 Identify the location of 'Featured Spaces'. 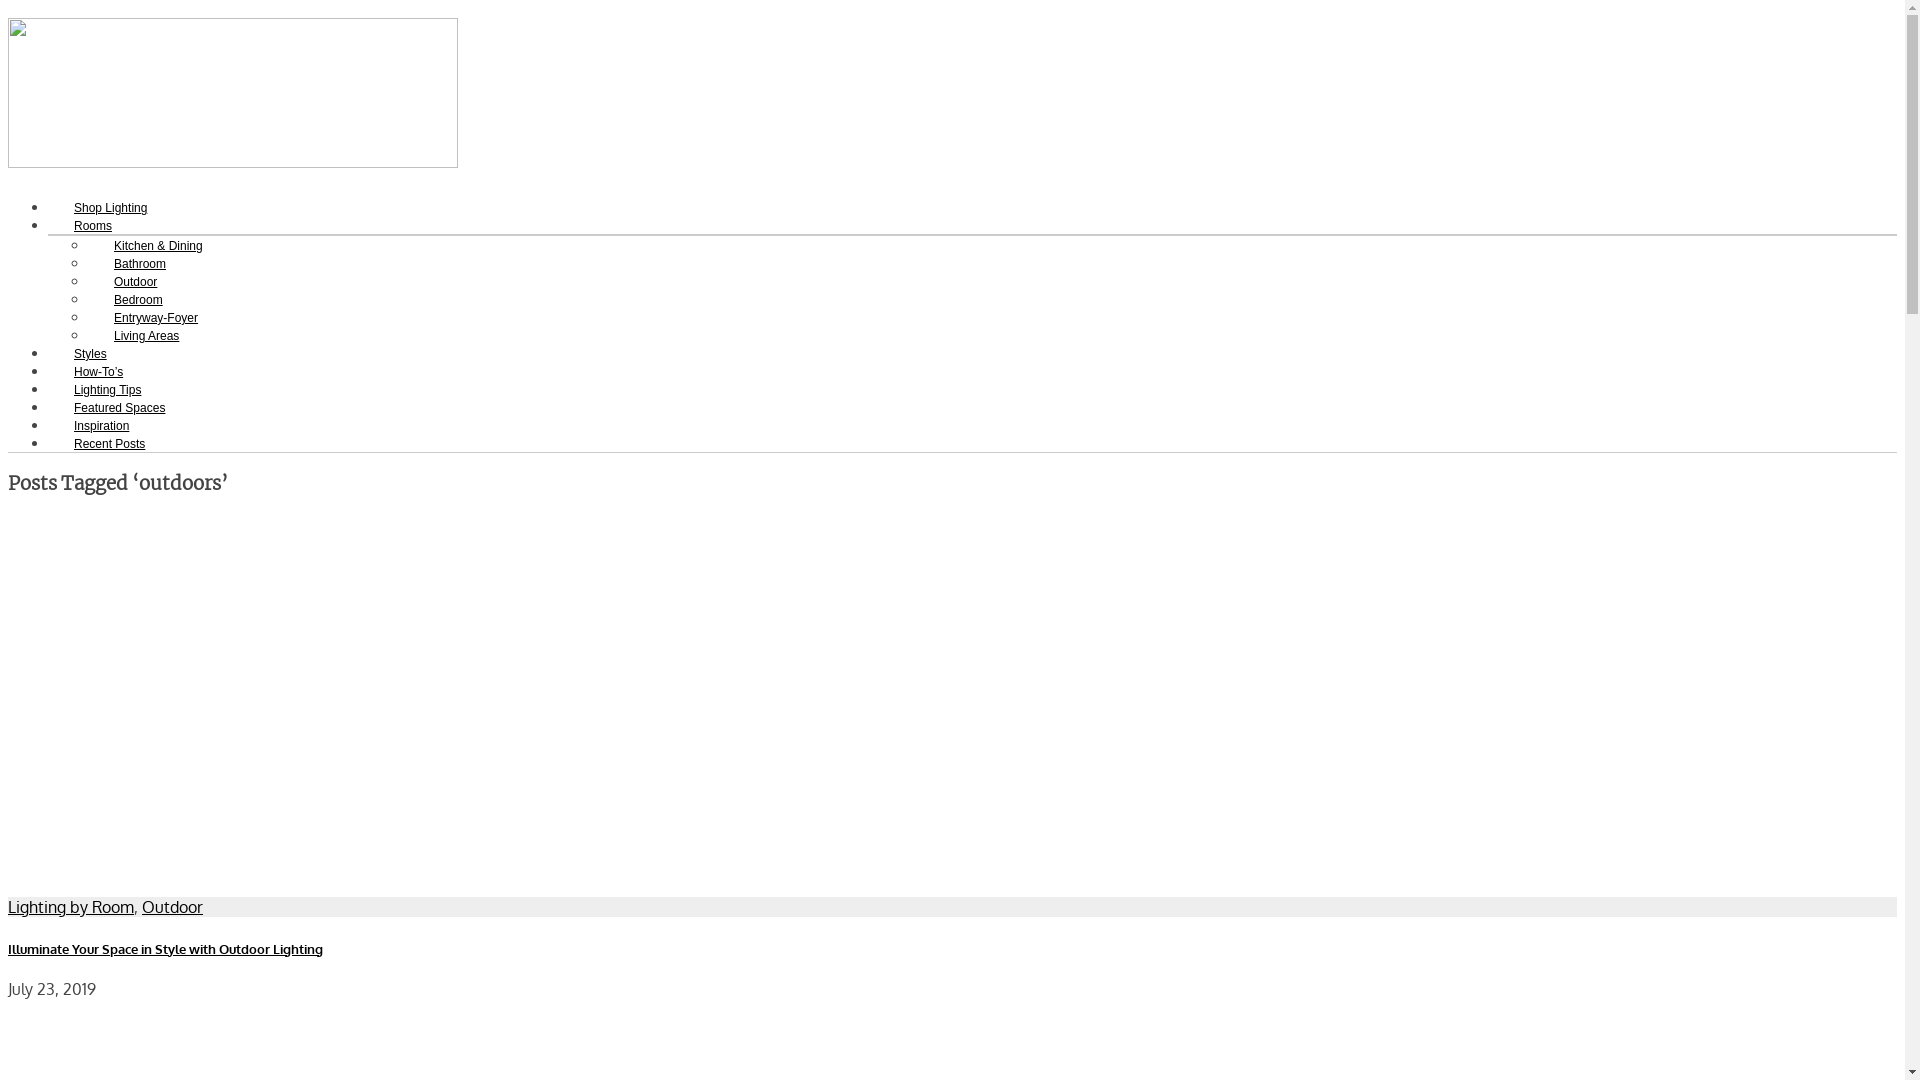
(48, 407).